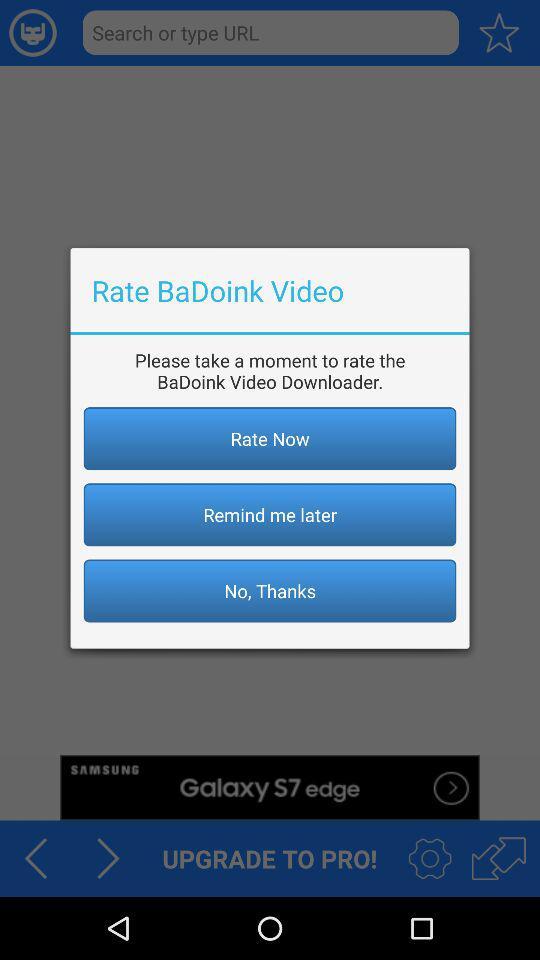 Image resolution: width=540 pixels, height=960 pixels. I want to click on button below rate now icon, so click(270, 513).